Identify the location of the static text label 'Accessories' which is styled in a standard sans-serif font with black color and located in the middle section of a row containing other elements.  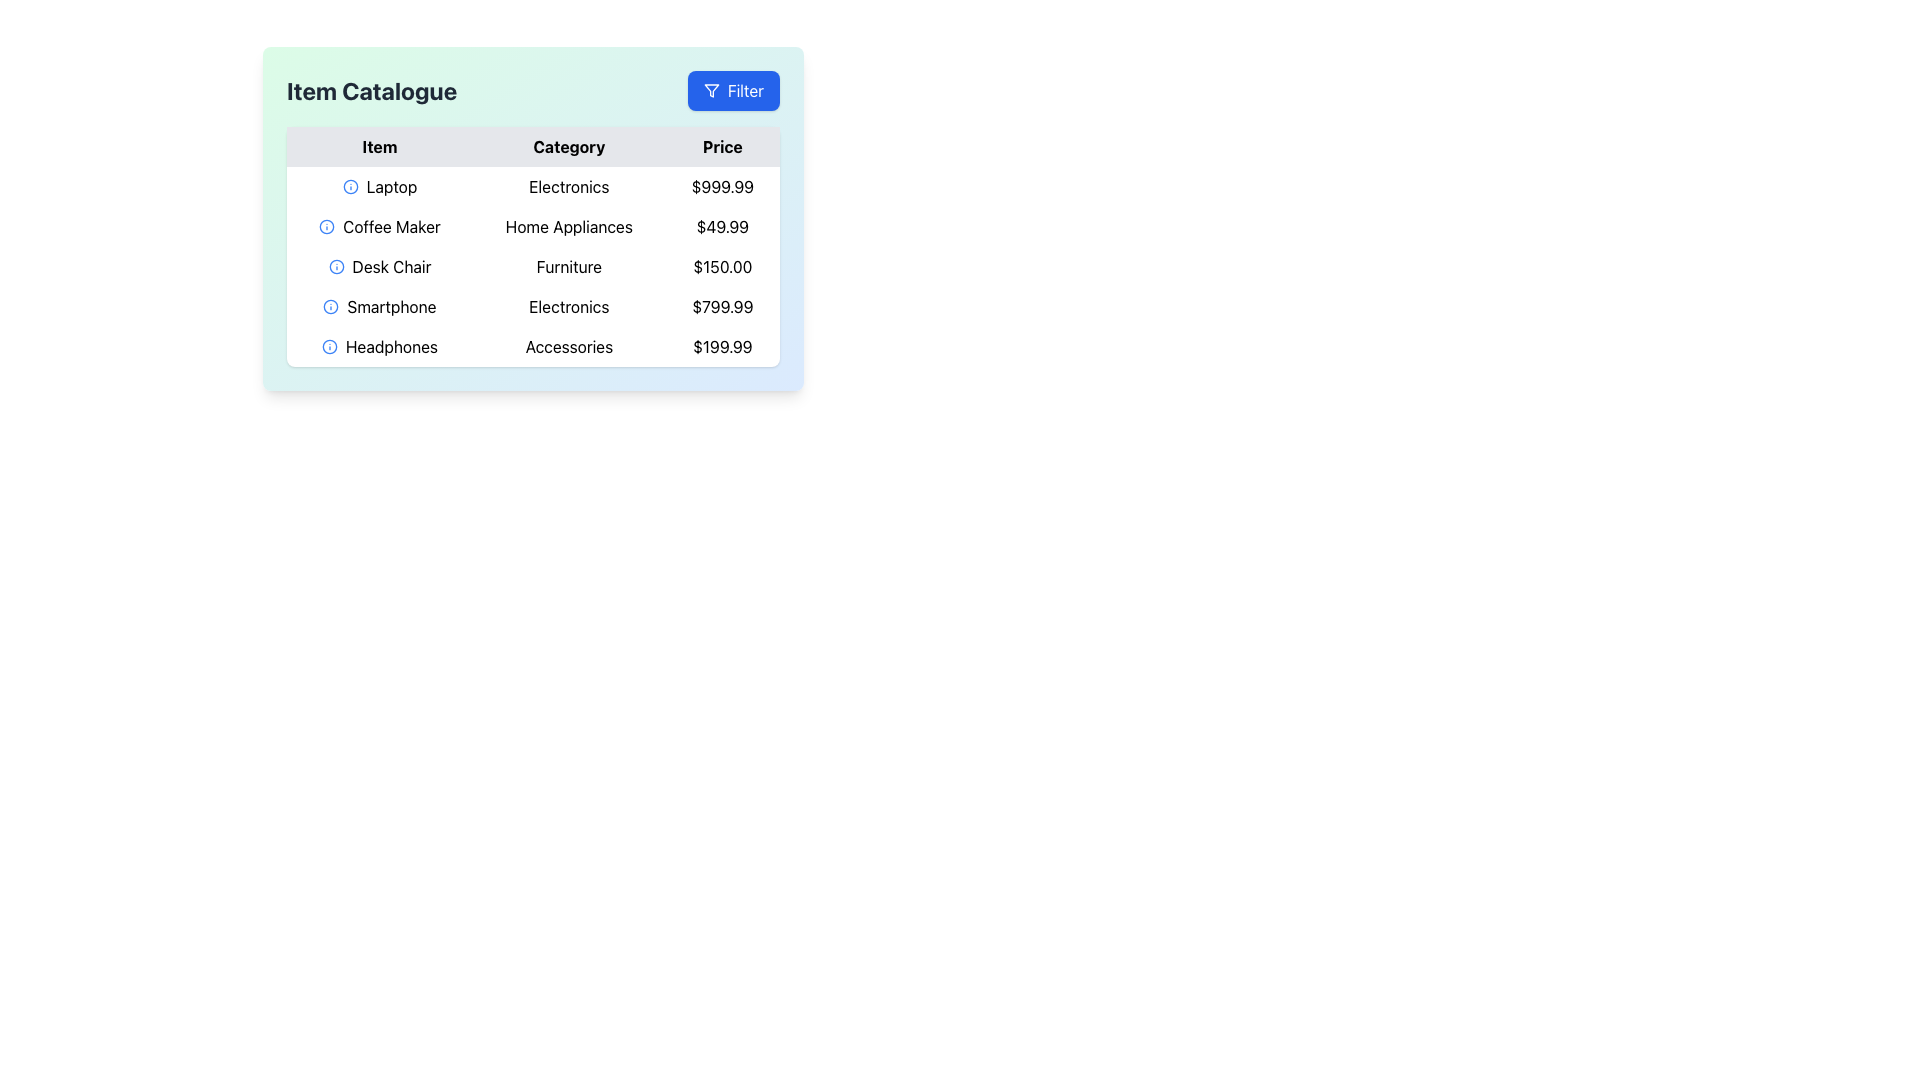
(568, 346).